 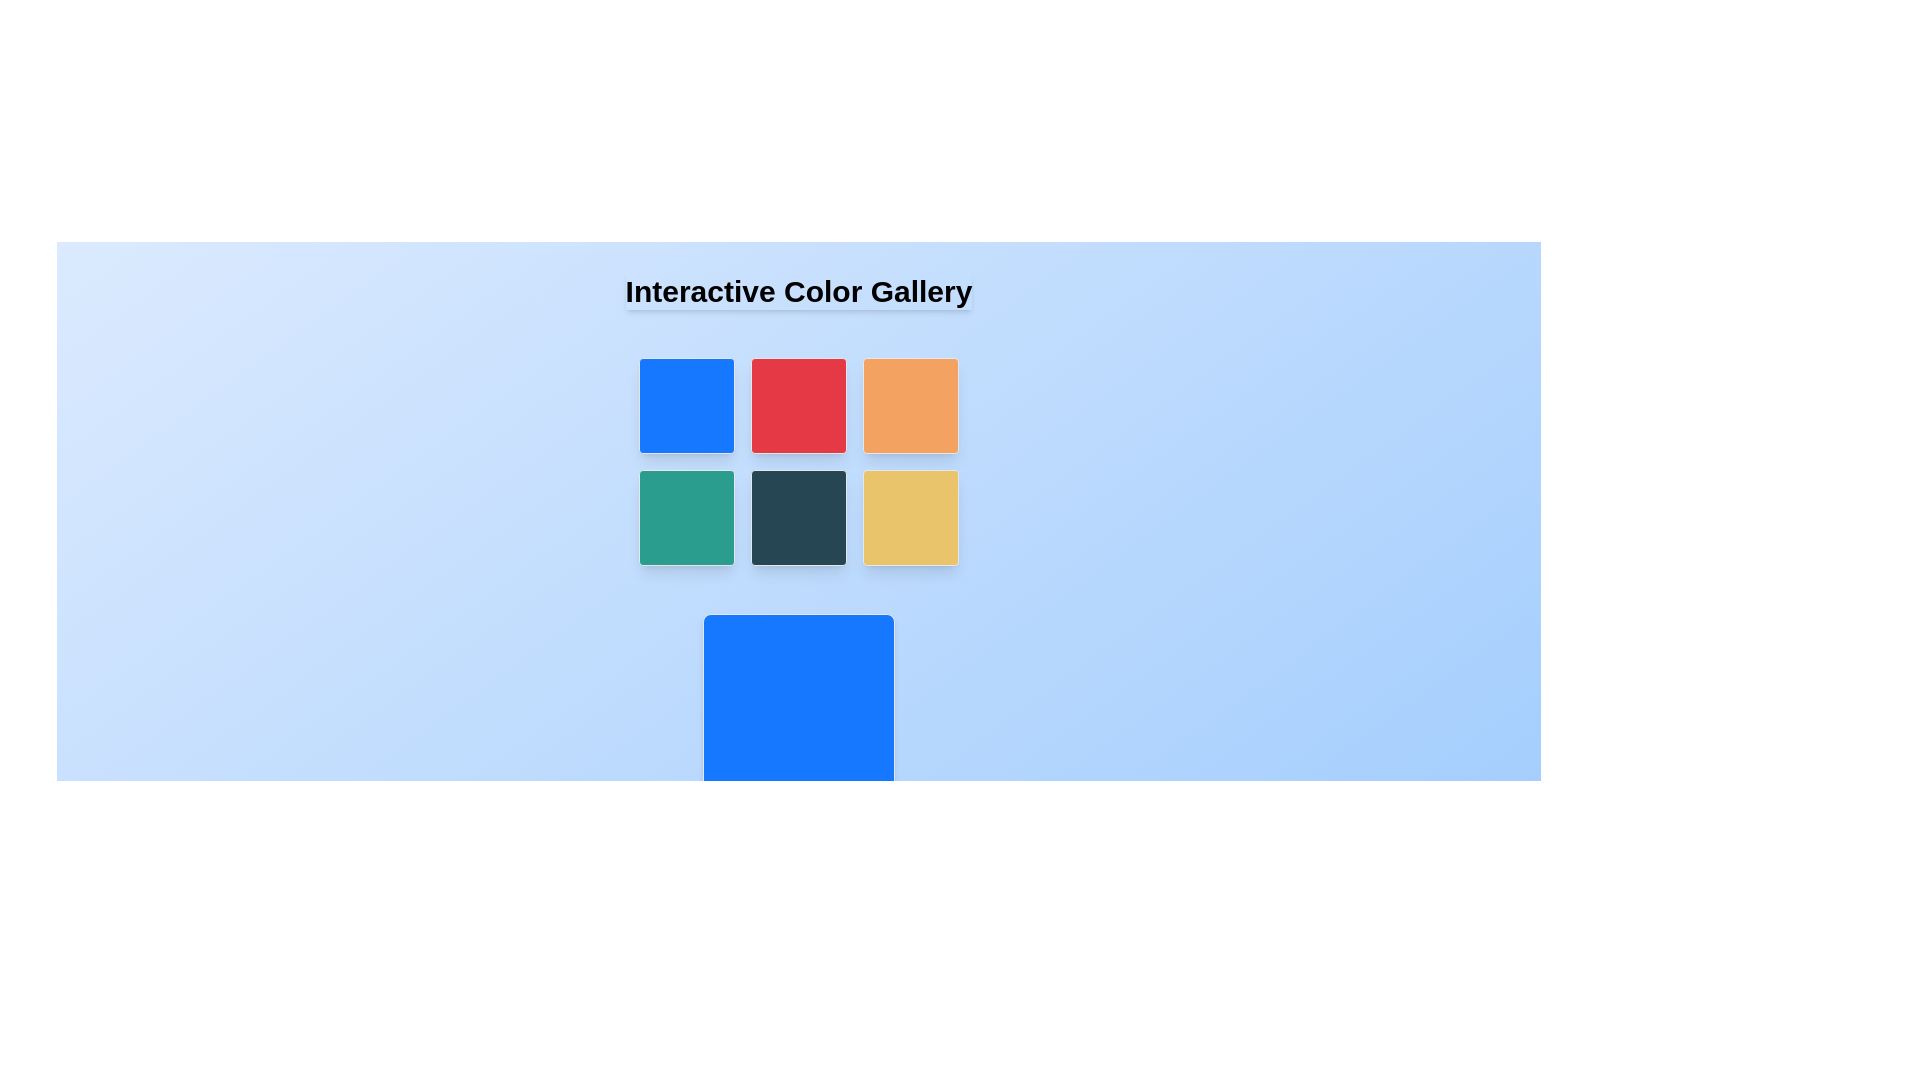 What do you see at coordinates (797, 516) in the screenshot?
I see `the interactive button located in the middle column of the second row within the grid layout of the Interactive Color Gallery` at bounding box center [797, 516].